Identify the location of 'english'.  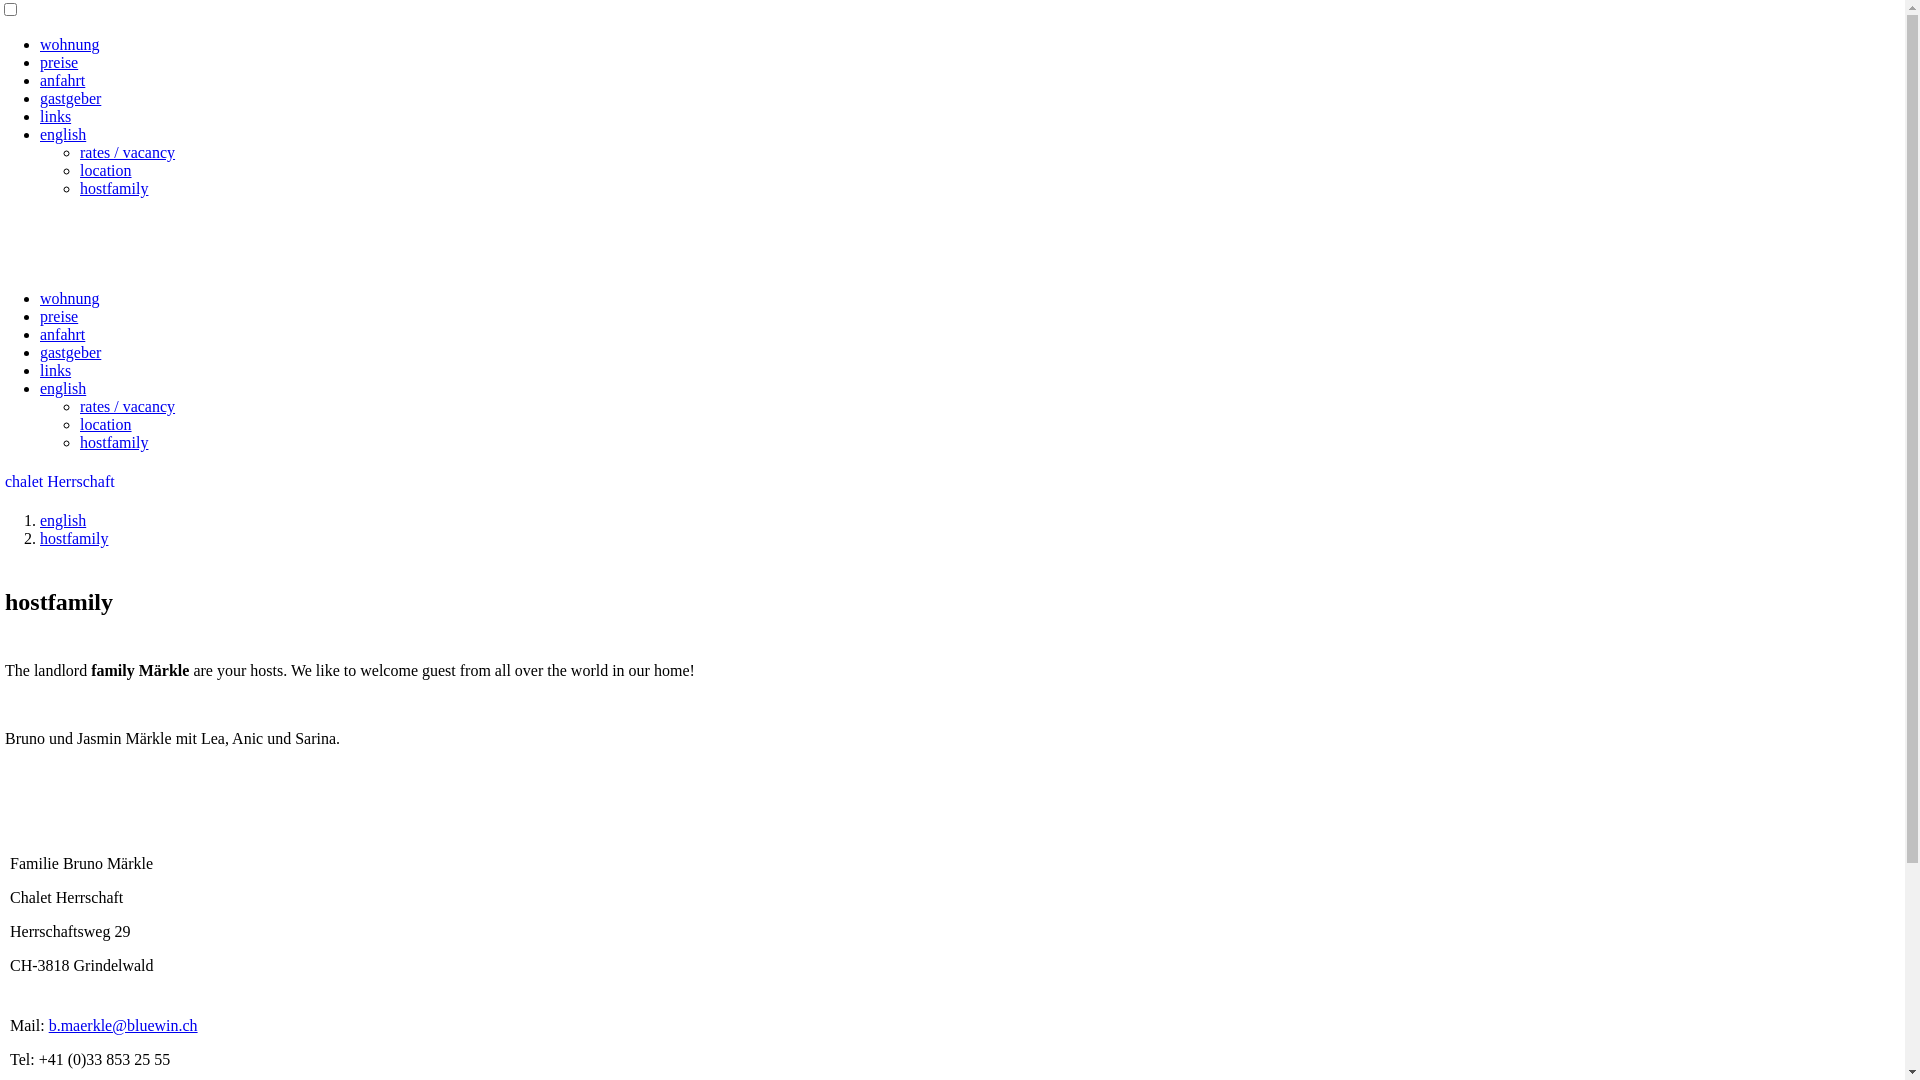
(62, 519).